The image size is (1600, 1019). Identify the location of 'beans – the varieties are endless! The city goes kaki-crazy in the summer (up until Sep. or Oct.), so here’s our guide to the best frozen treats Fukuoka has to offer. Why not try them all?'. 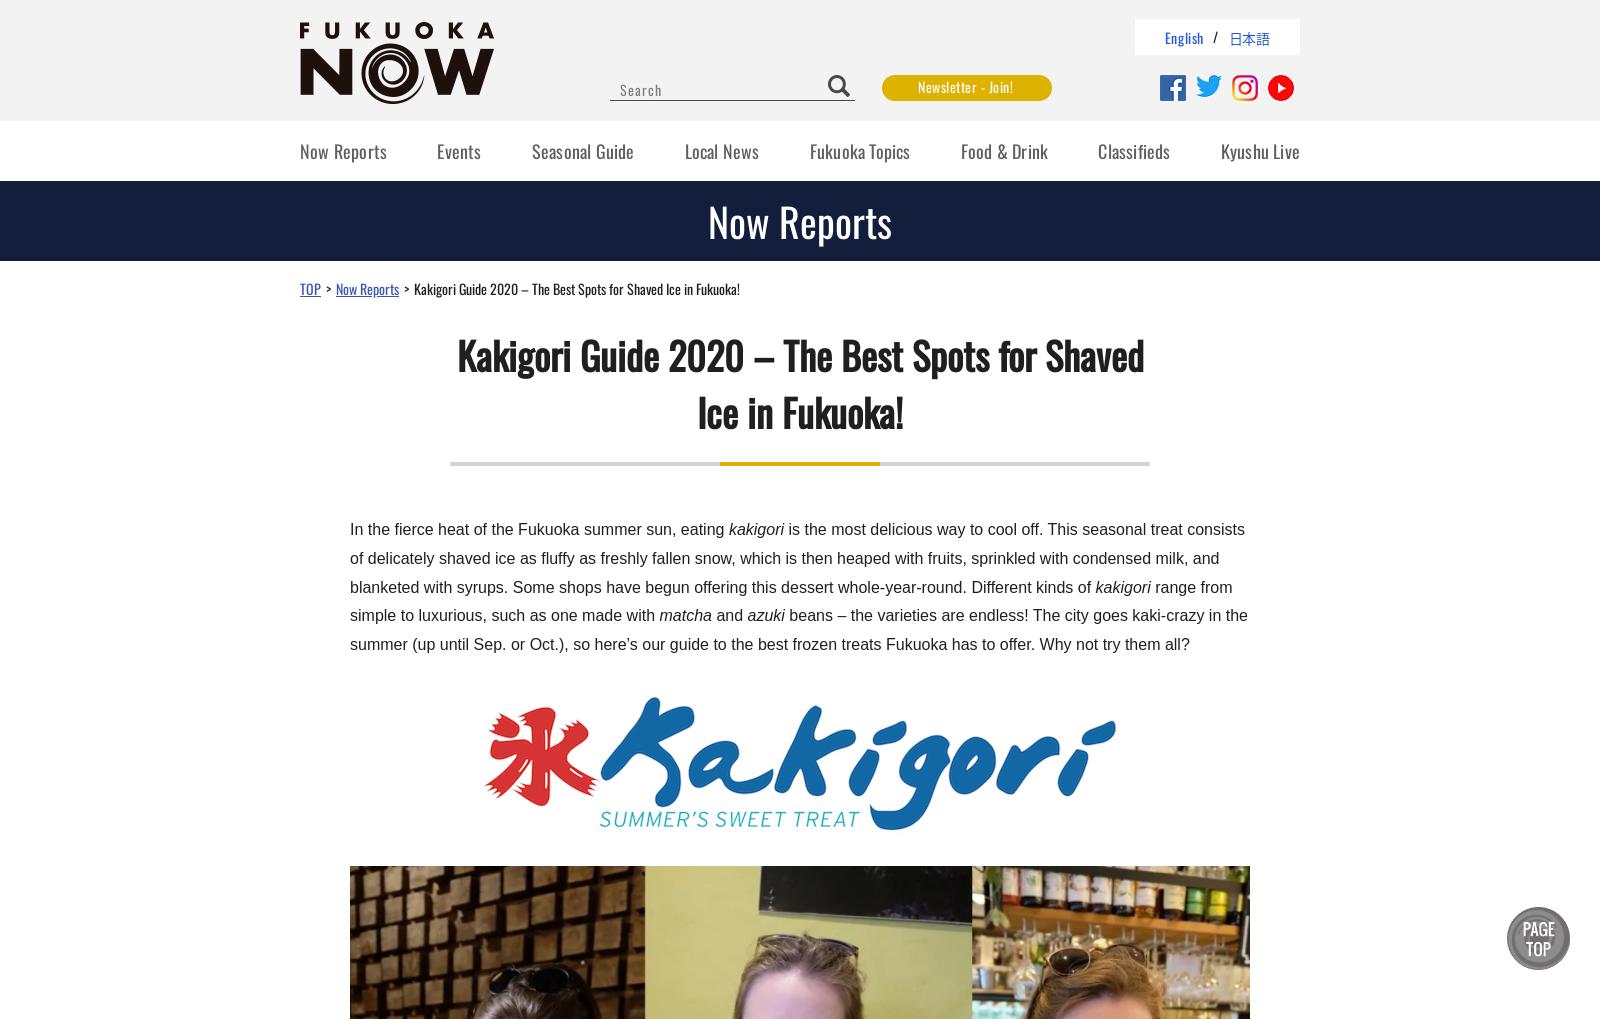
(798, 630).